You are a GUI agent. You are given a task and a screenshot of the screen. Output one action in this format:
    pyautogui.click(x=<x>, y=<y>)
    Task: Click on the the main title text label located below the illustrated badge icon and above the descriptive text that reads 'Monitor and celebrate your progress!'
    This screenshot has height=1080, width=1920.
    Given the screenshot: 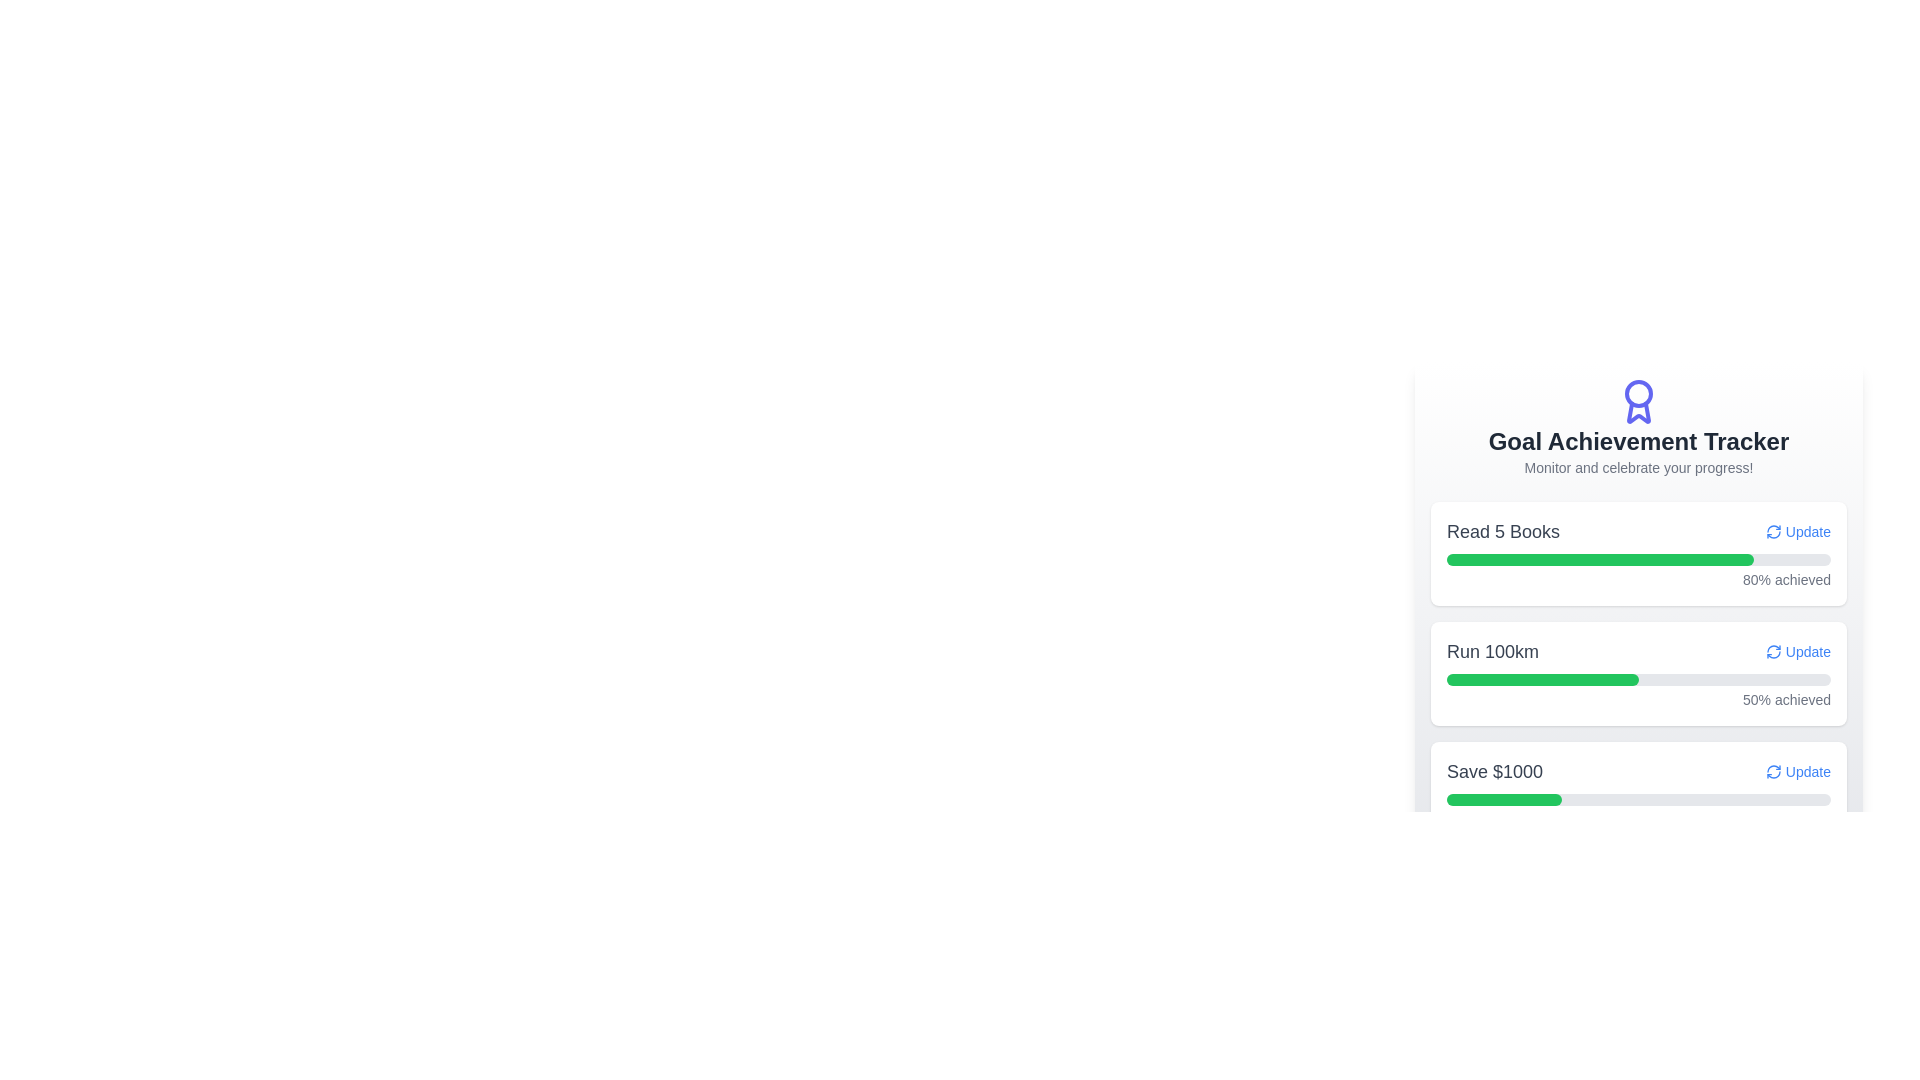 What is the action you would take?
    pyautogui.click(x=1638, y=441)
    